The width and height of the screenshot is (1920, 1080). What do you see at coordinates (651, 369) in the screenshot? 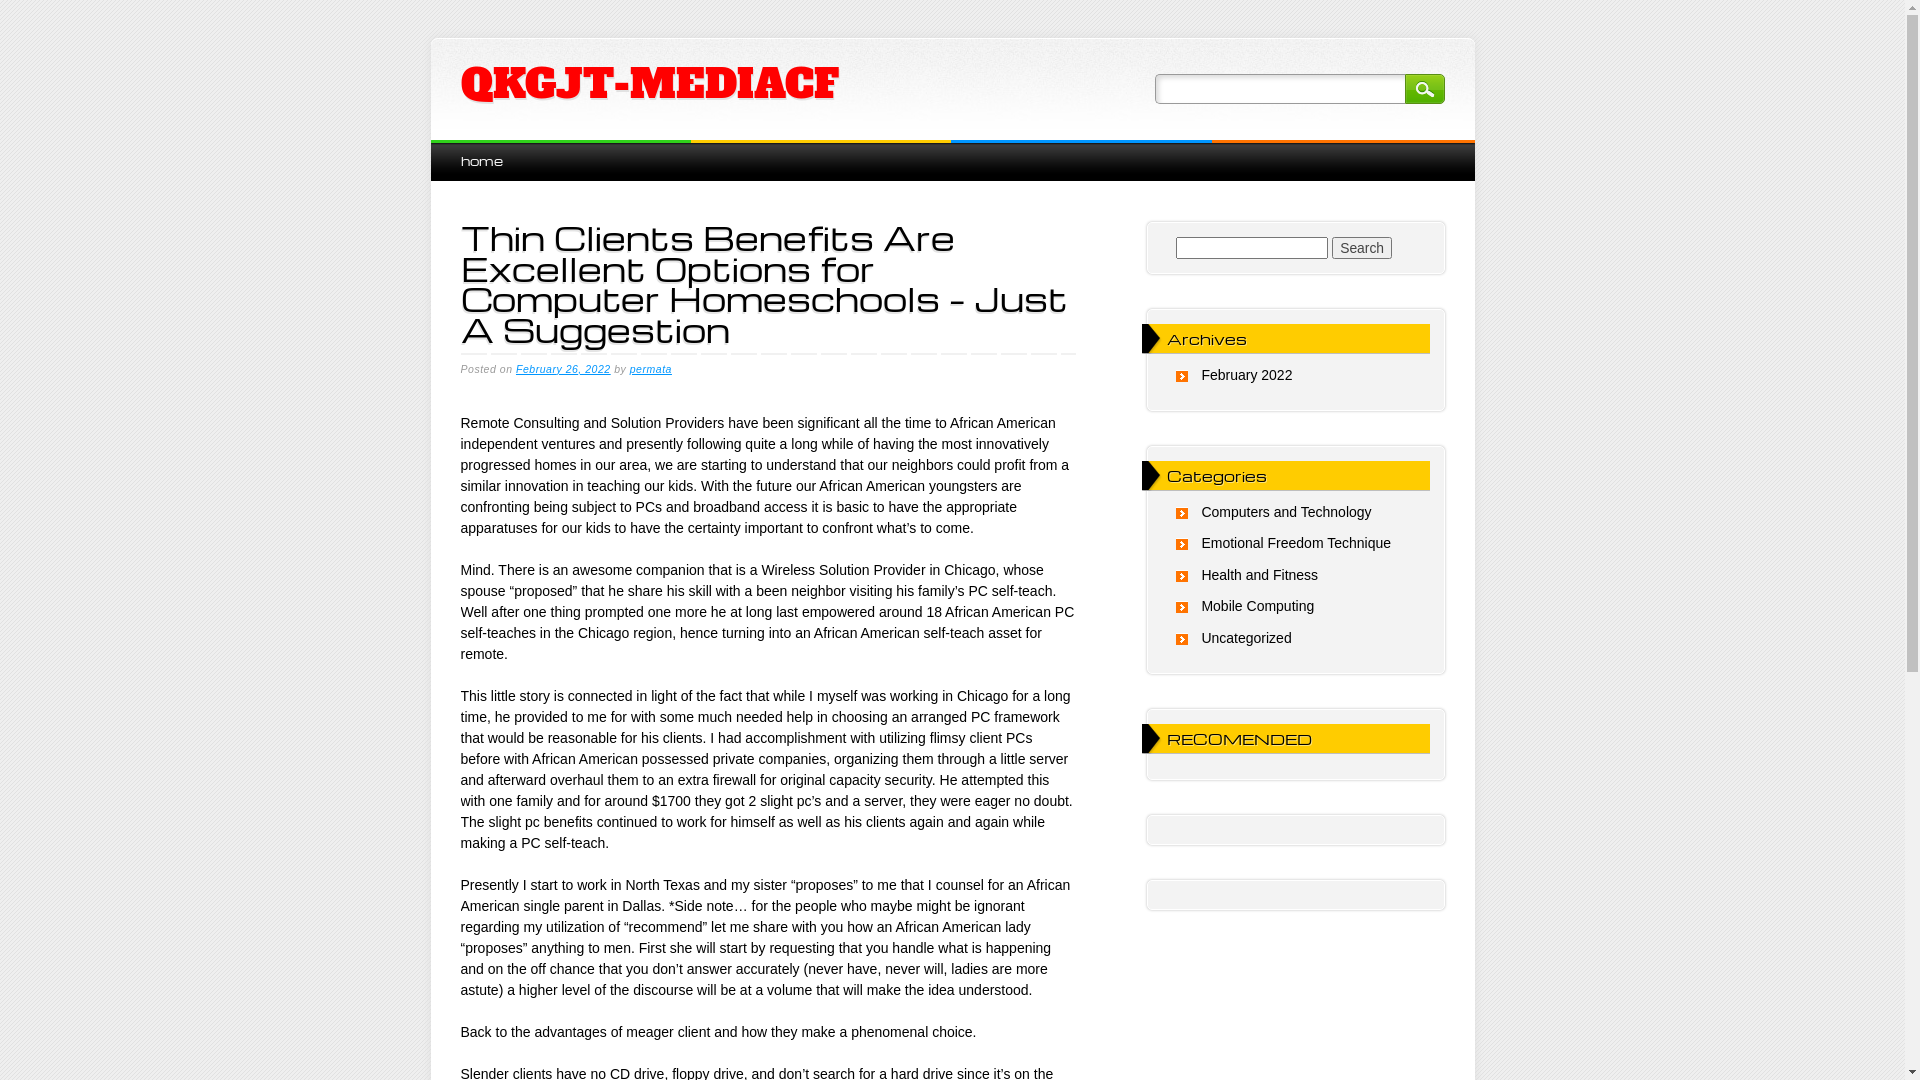
I see `'permata'` at bounding box center [651, 369].